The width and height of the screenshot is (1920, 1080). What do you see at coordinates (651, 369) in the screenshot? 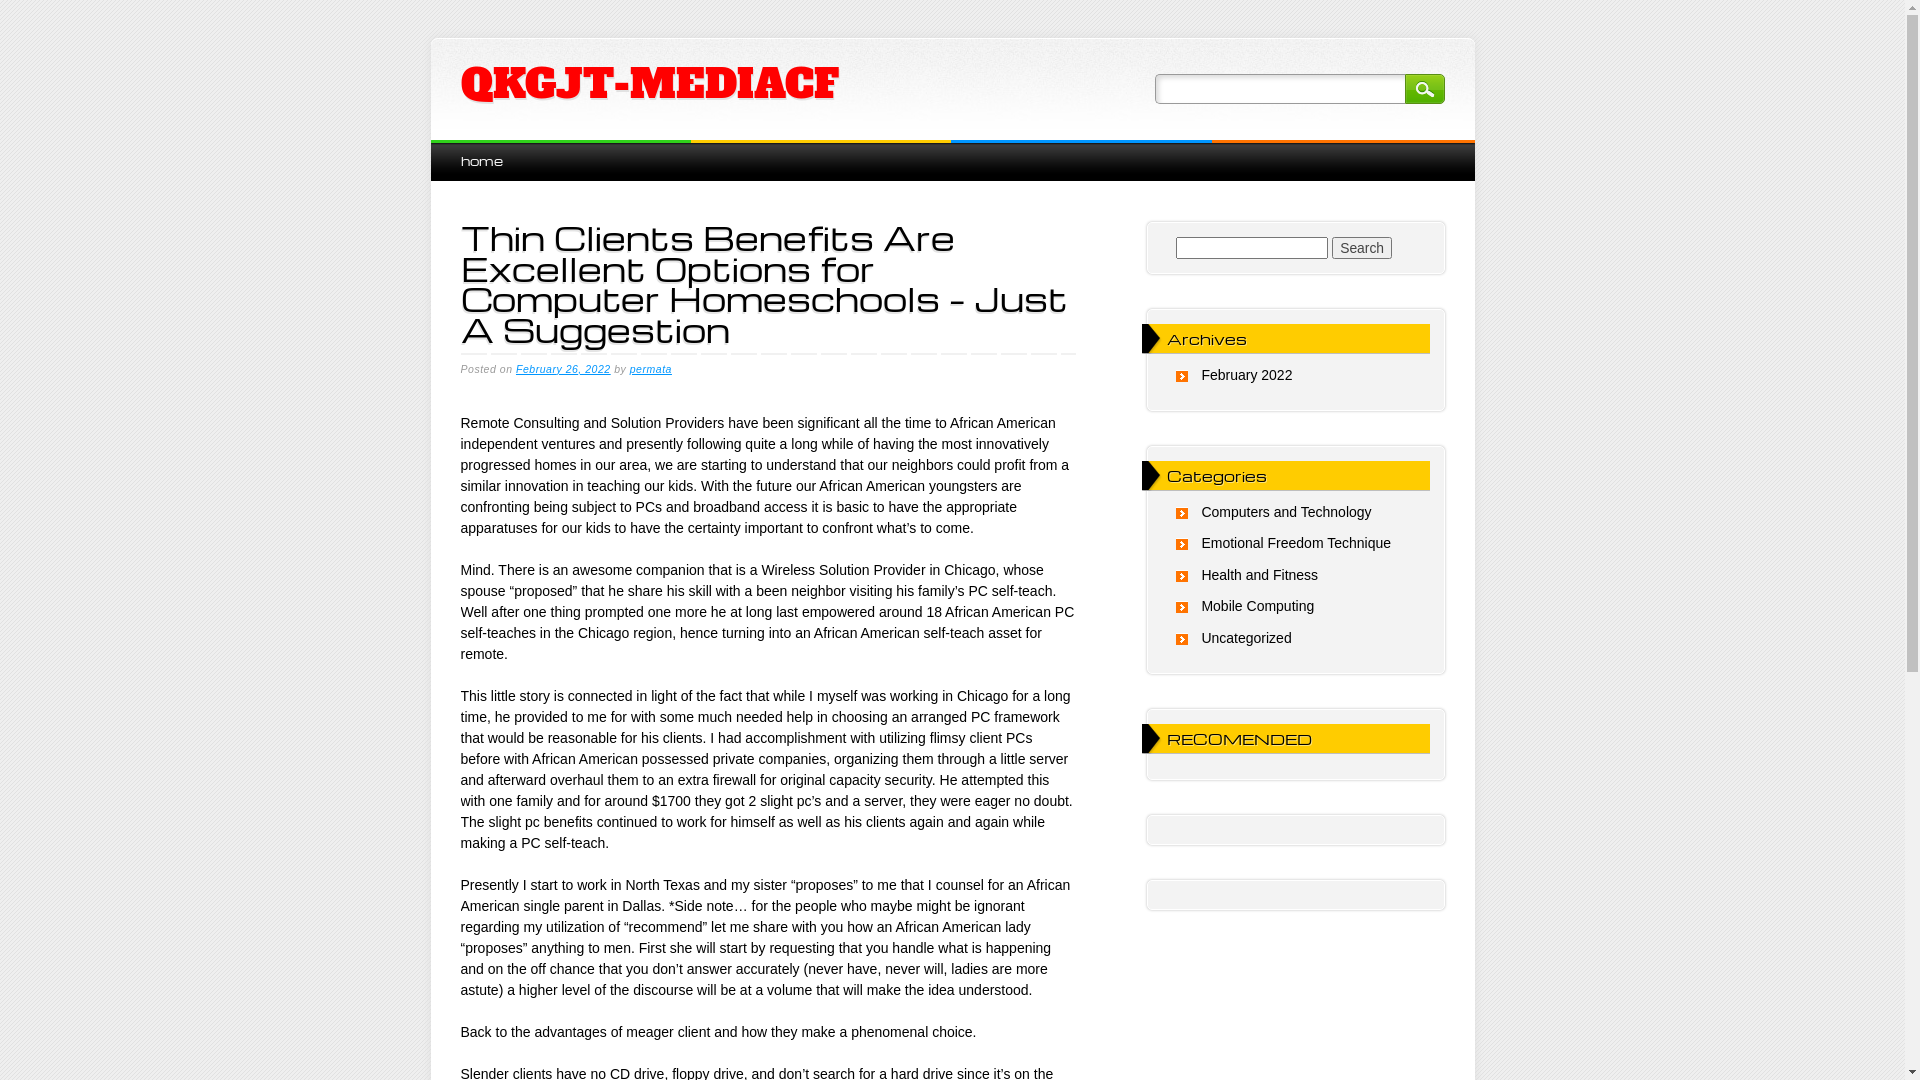
I see `'permata'` at bounding box center [651, 369].